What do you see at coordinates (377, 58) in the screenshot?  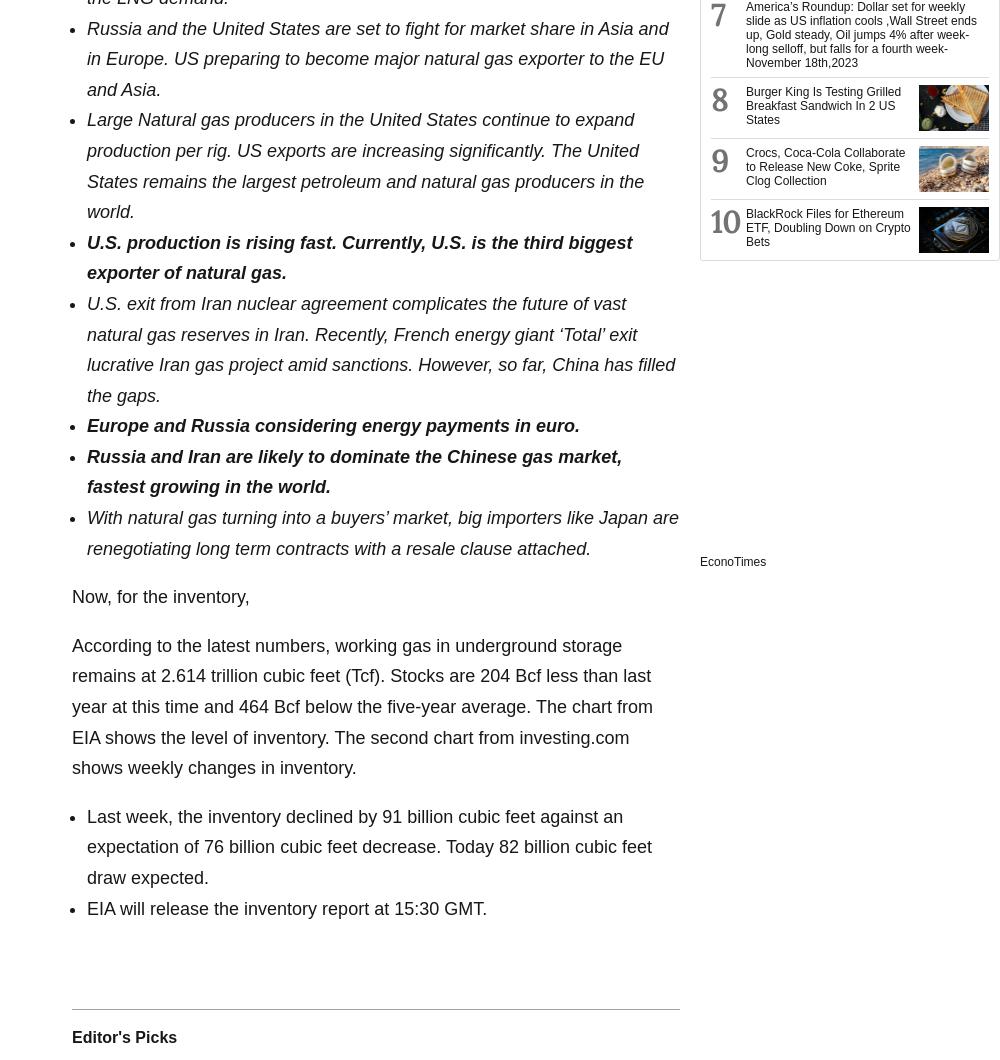 I see `'Russia and the United States are set to fight for market share in Asia and in Europe. US preparing to become major natural gas exporter to the EU and Asia.'` at bounding box center [377, 58].